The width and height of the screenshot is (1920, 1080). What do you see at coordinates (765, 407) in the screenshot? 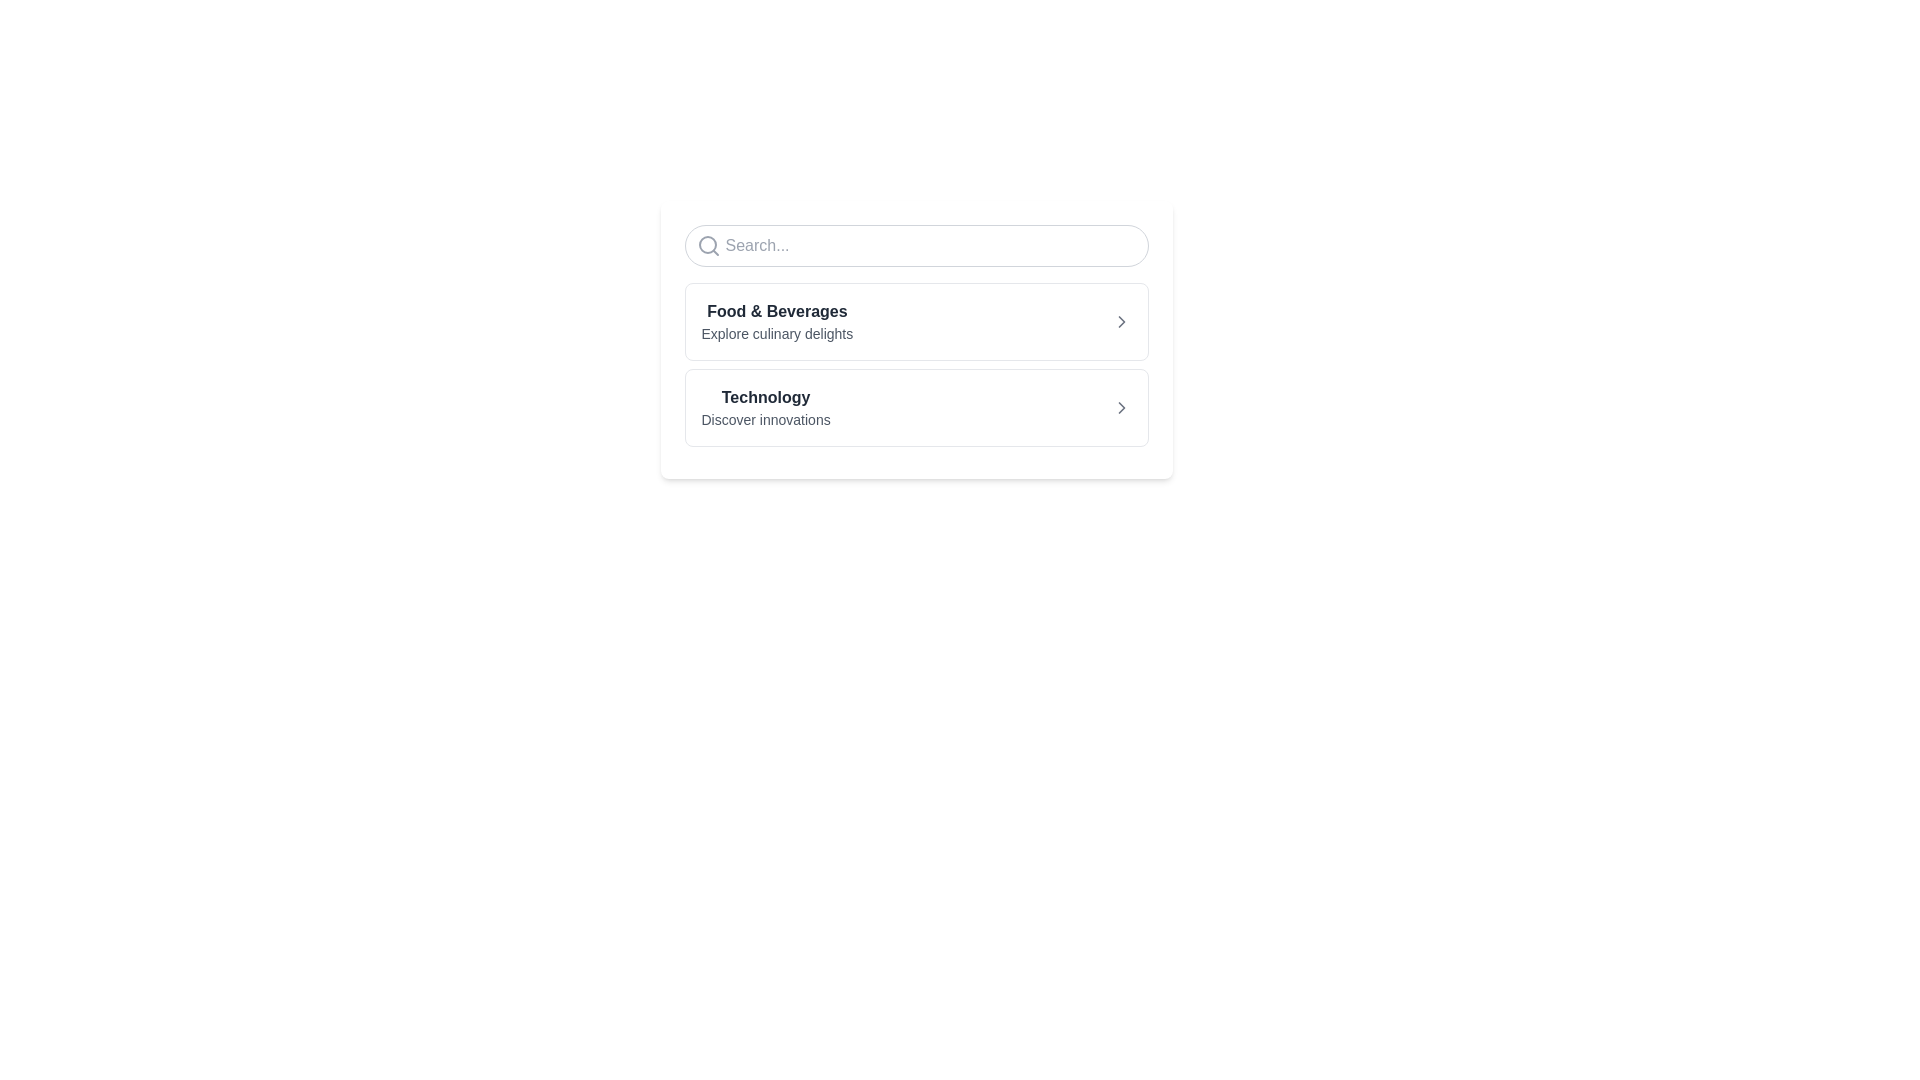
I see `the second list item labeled 'Technology'` at bounding box center [765, 407].